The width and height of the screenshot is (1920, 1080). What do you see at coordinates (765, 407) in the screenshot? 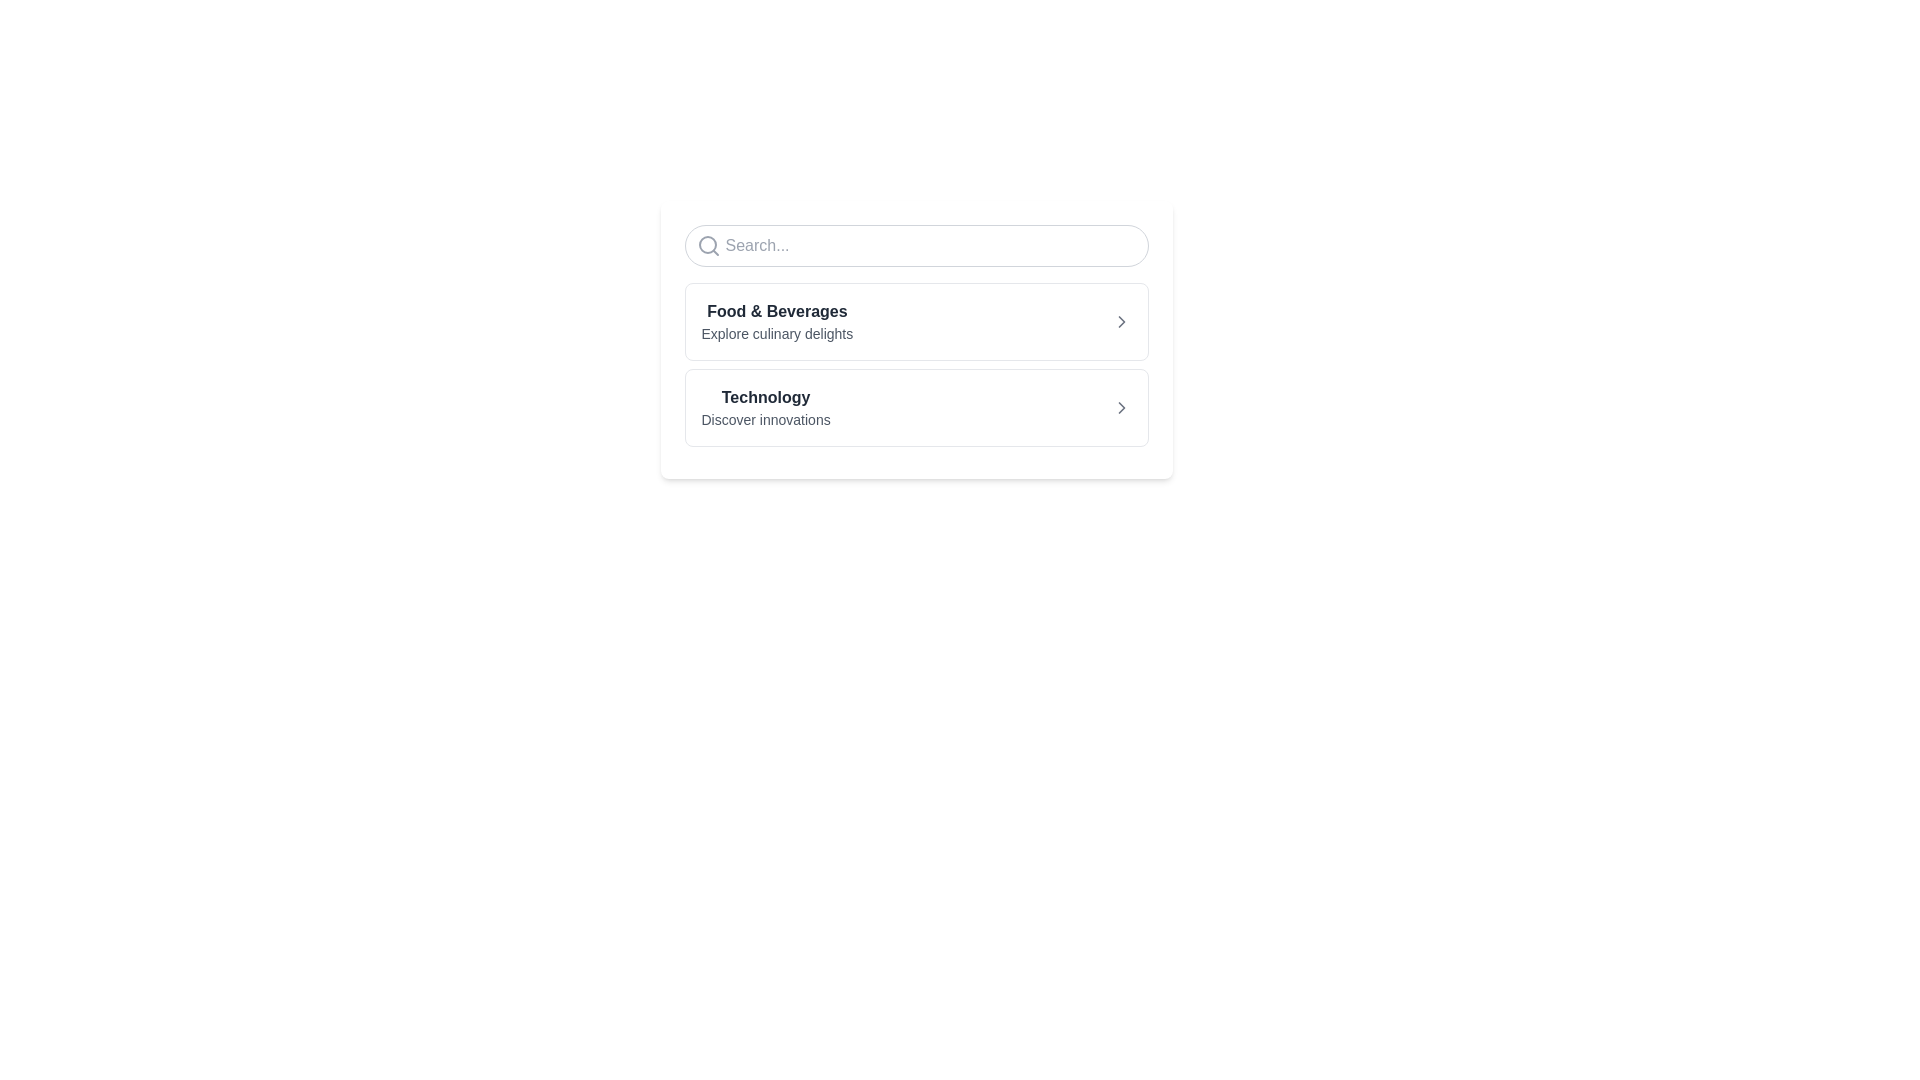
I see `the second list item labeled 'Technology'` at bounding box center [765, 407].